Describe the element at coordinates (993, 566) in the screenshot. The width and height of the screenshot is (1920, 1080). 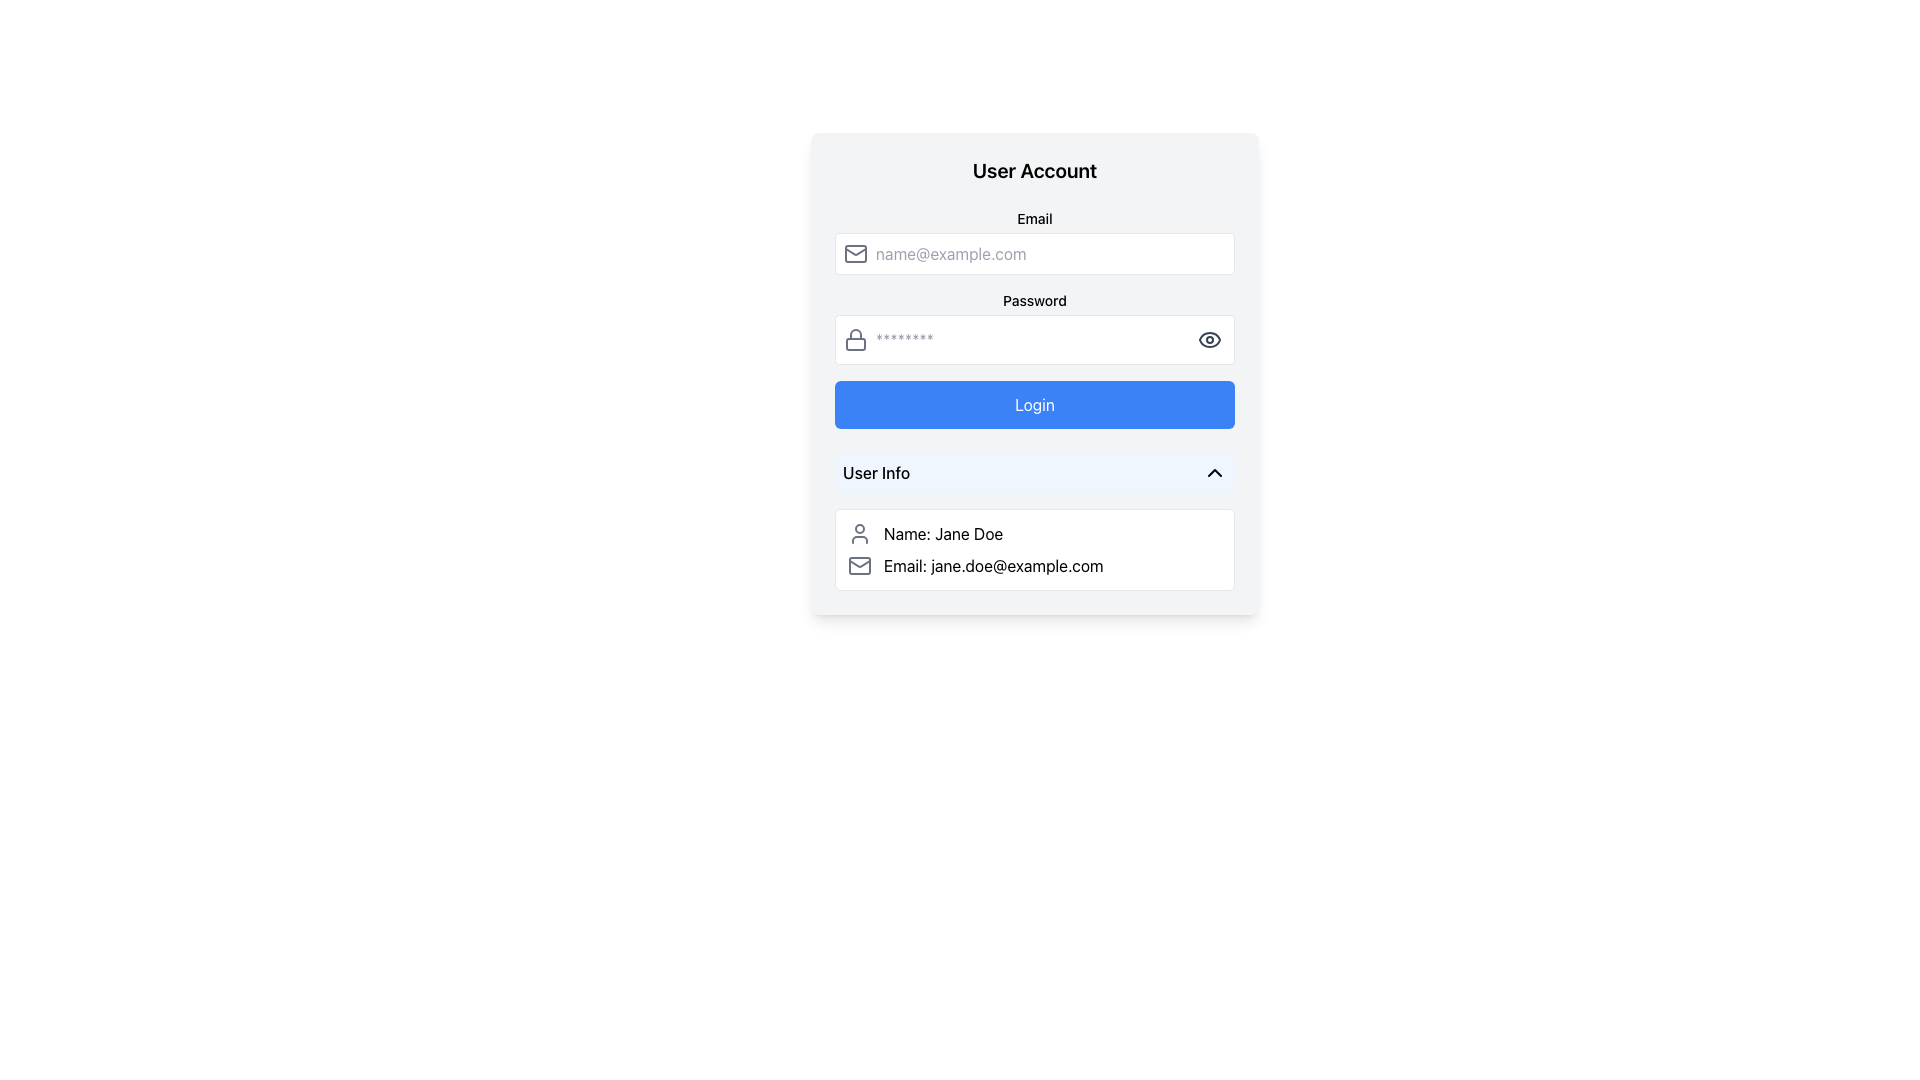
I see `user's email address displayed in the text label located at the bottom-right of the 'User Info' section under the 'User Account' panel, adjacent to the envelope icon` at that location.